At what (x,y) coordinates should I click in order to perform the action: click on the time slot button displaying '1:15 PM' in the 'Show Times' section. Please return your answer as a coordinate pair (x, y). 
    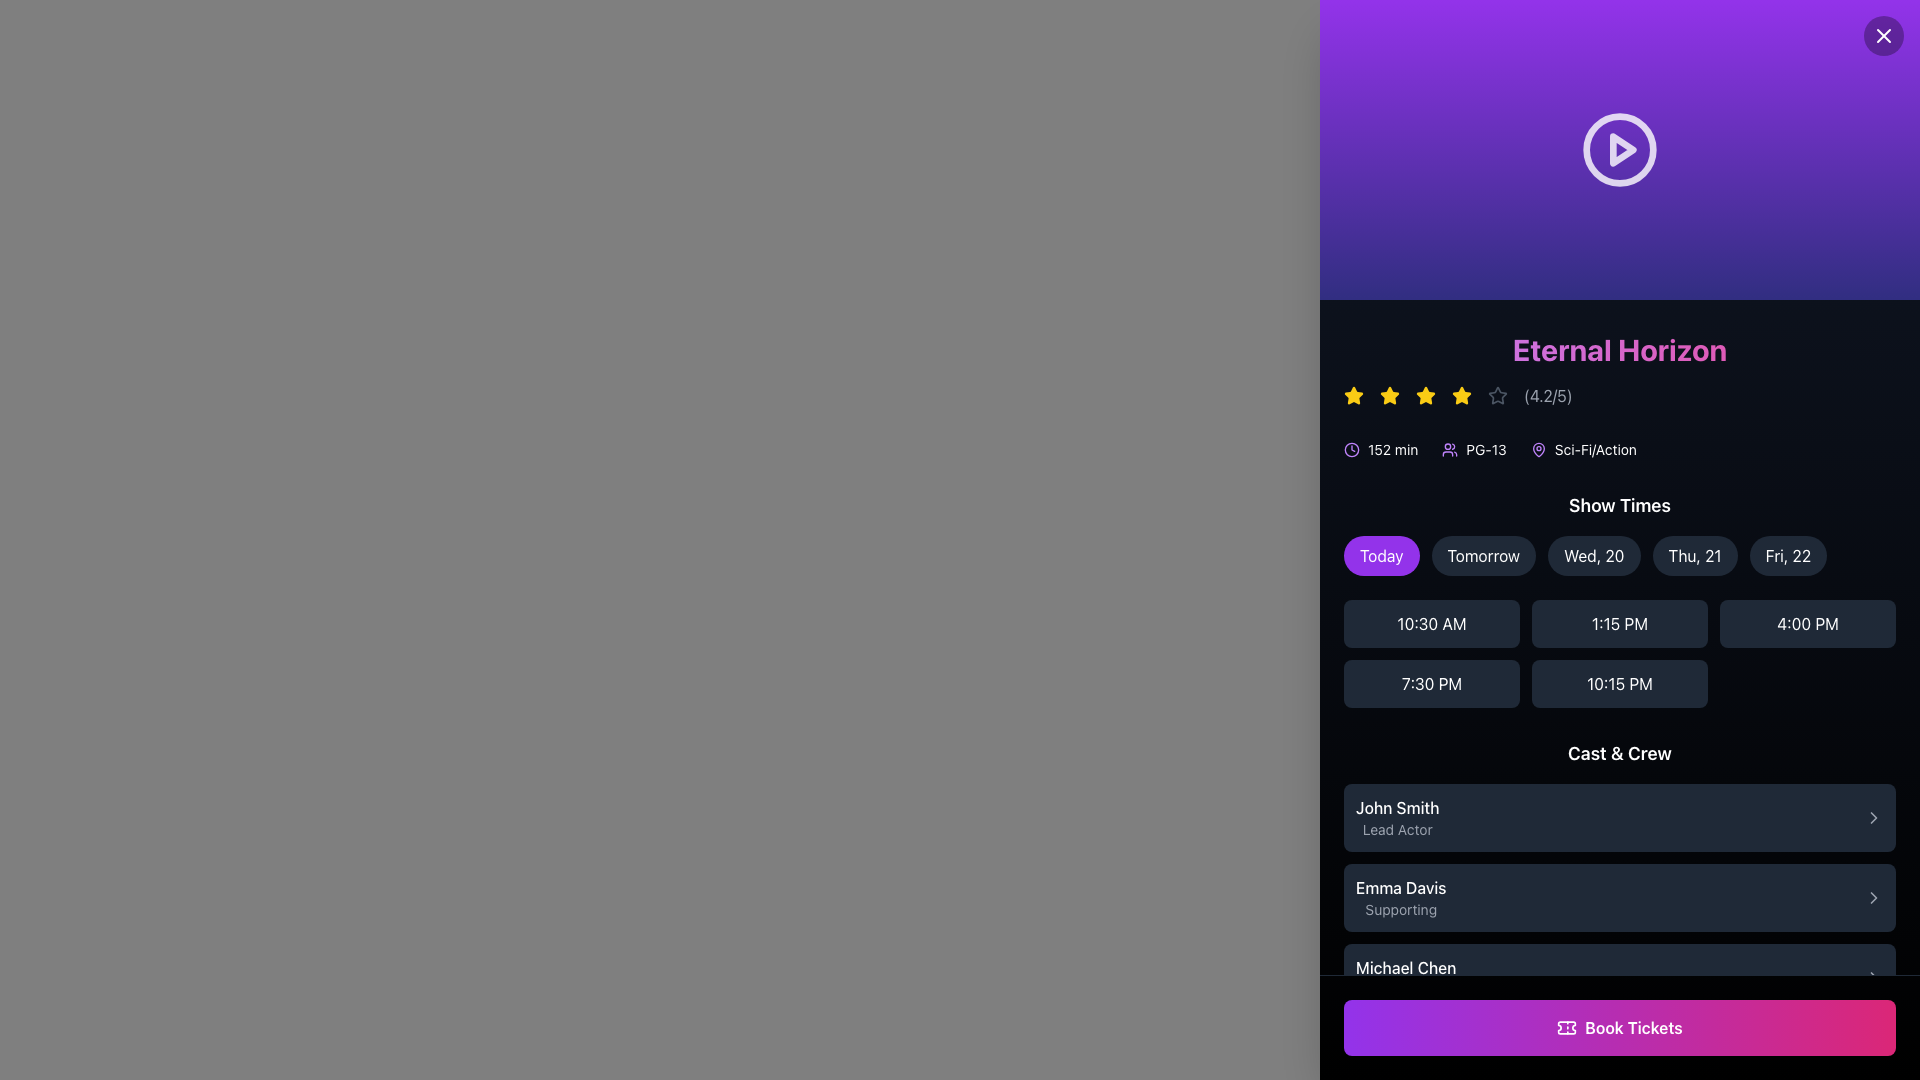
    Looking at the image, I should click on (1620, 623).